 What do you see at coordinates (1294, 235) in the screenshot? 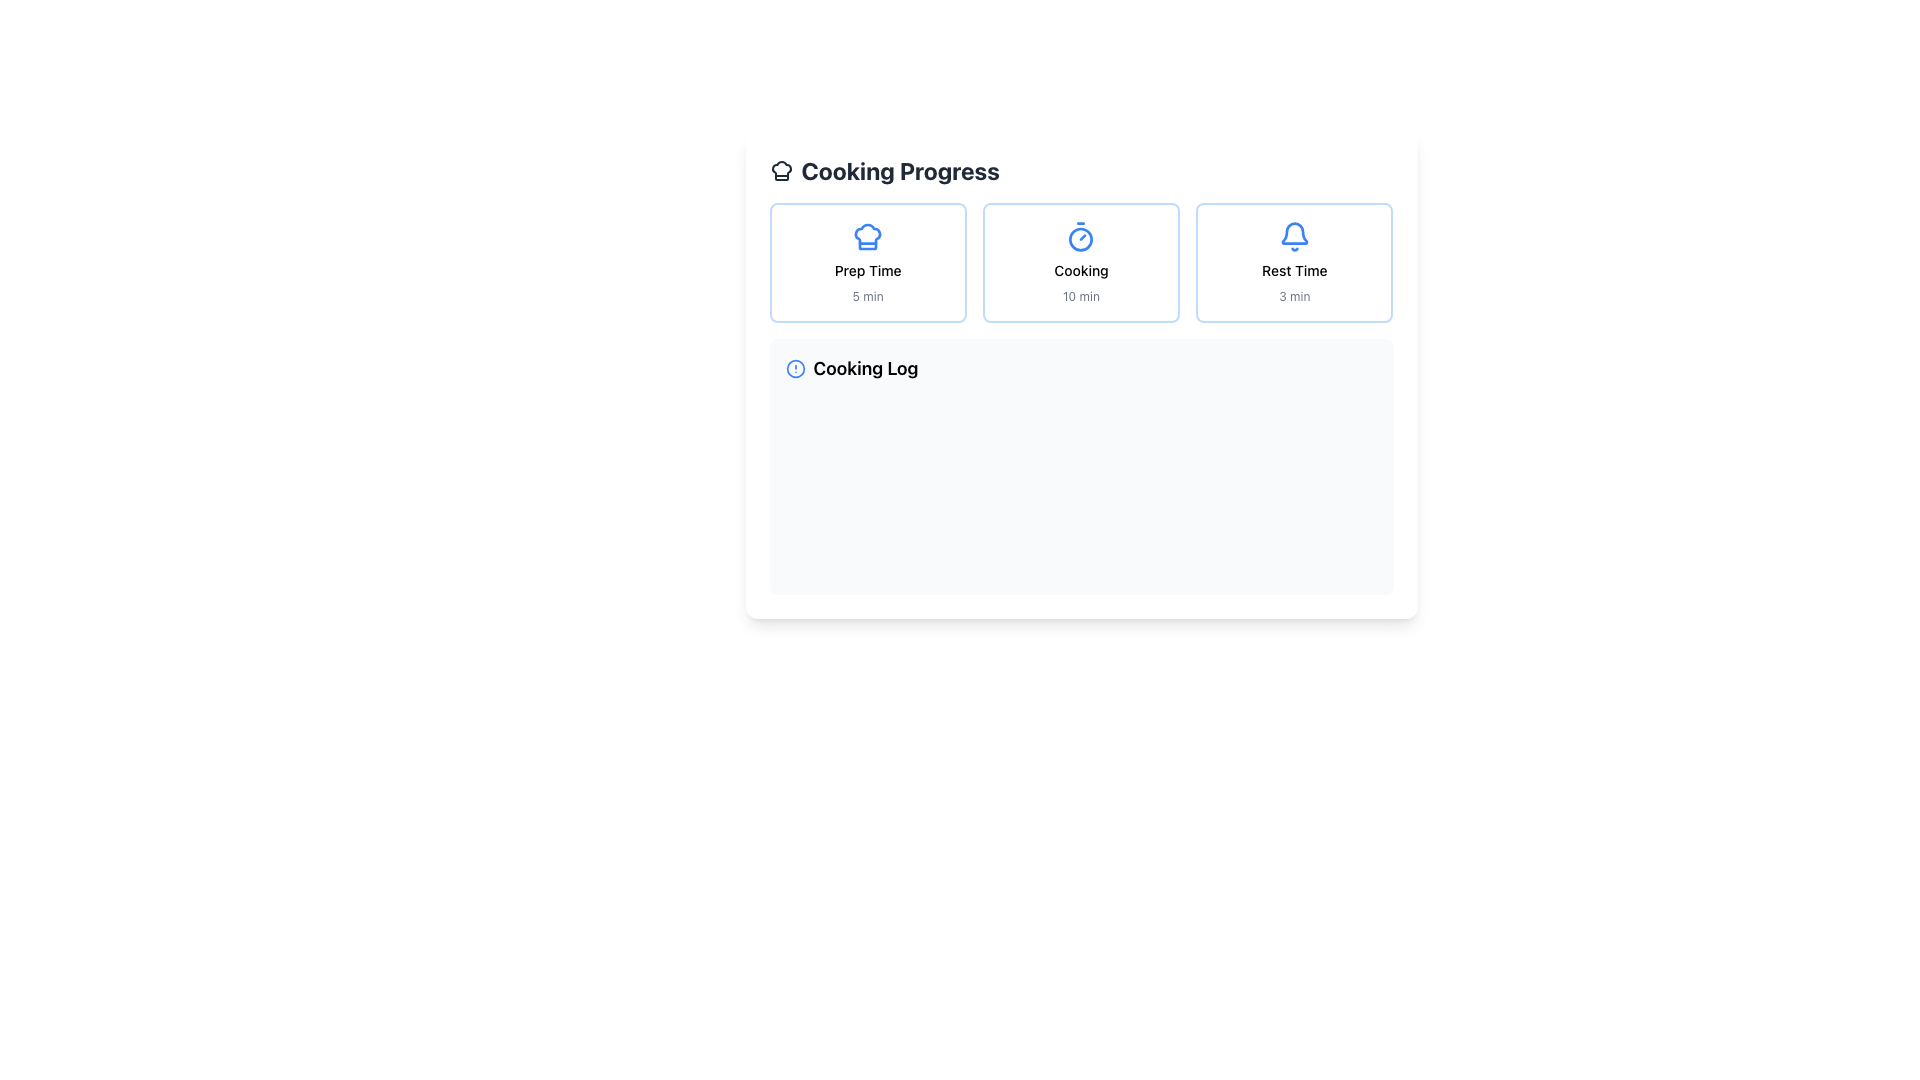
I see `the blue bell icon located at the top of the 'Rest Time' card, which is the third card in the row, positioned in the top-right of the 'Cooking Progress' section` at bounding box center [1294, 235].